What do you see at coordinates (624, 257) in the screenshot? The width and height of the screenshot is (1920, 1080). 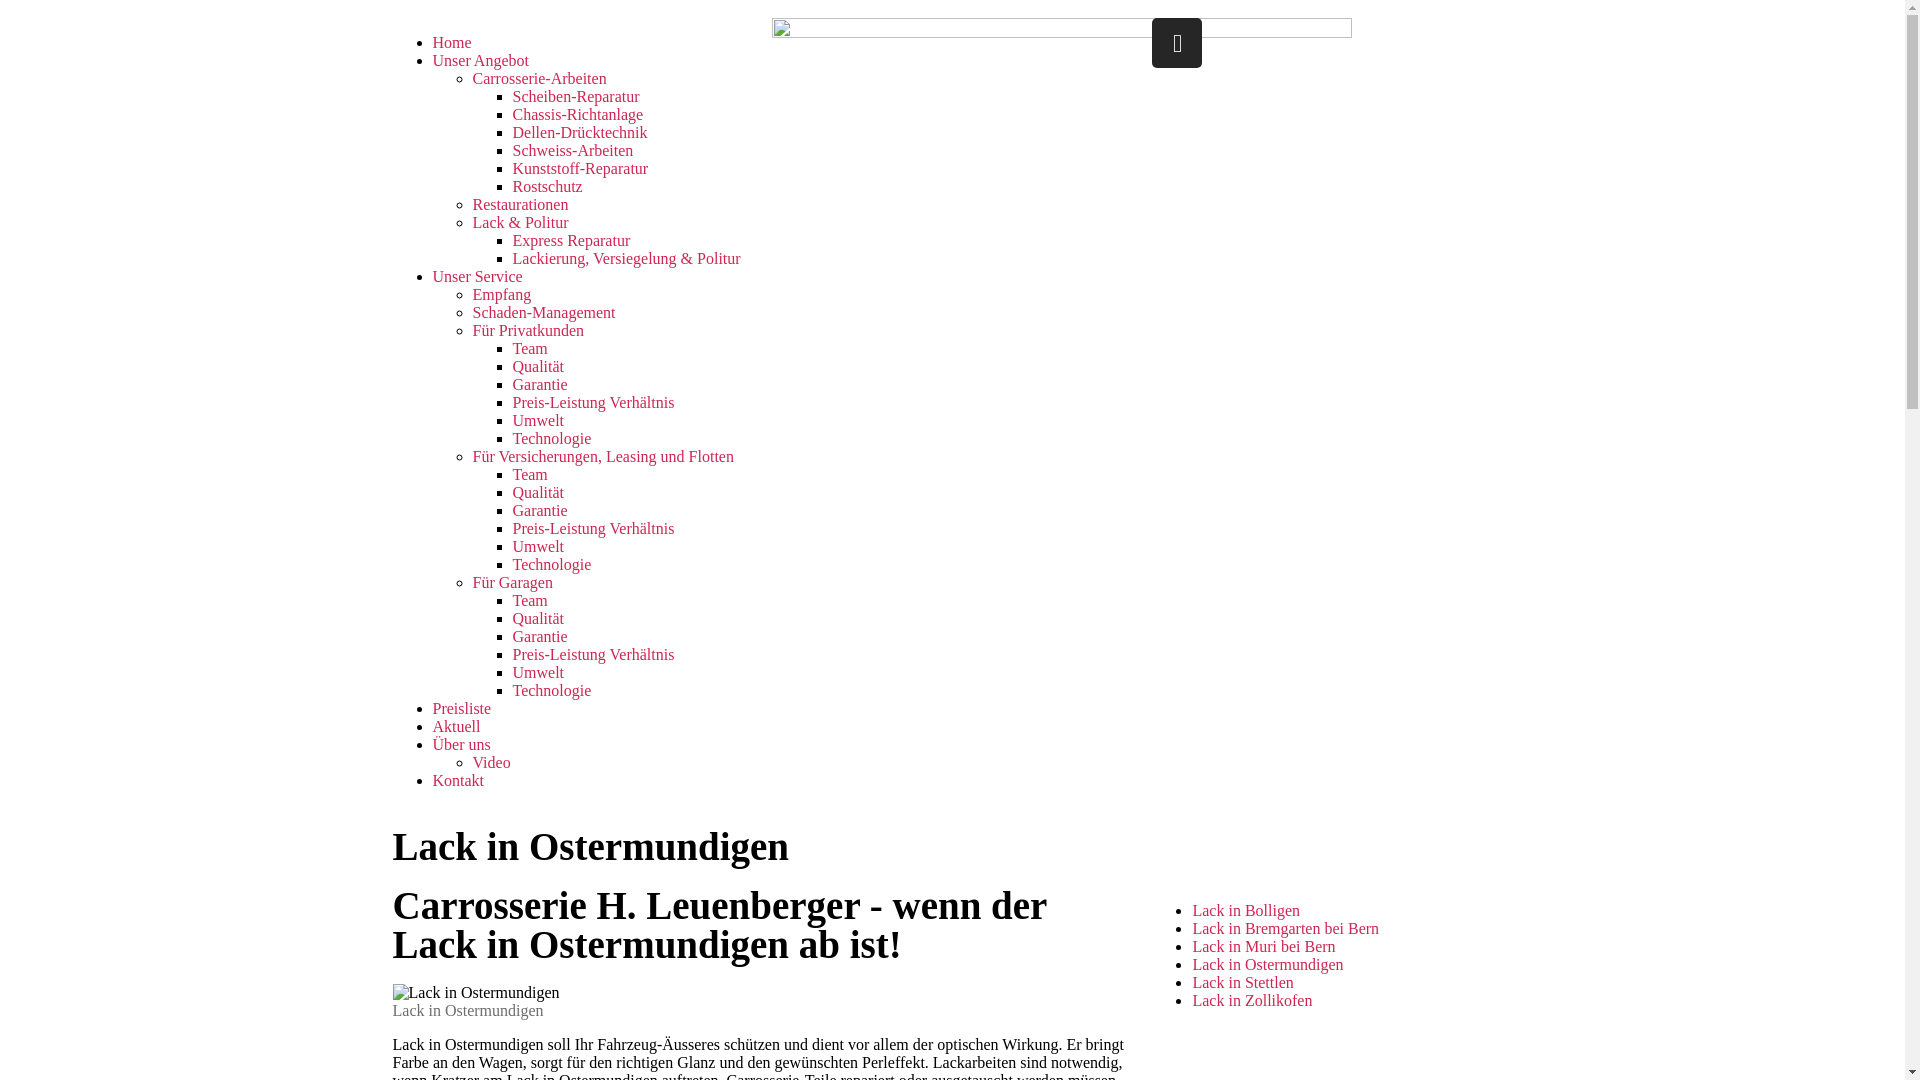 I see `'Lackierung, Versiegelung & Politur'` at bounding box center [624, 257].